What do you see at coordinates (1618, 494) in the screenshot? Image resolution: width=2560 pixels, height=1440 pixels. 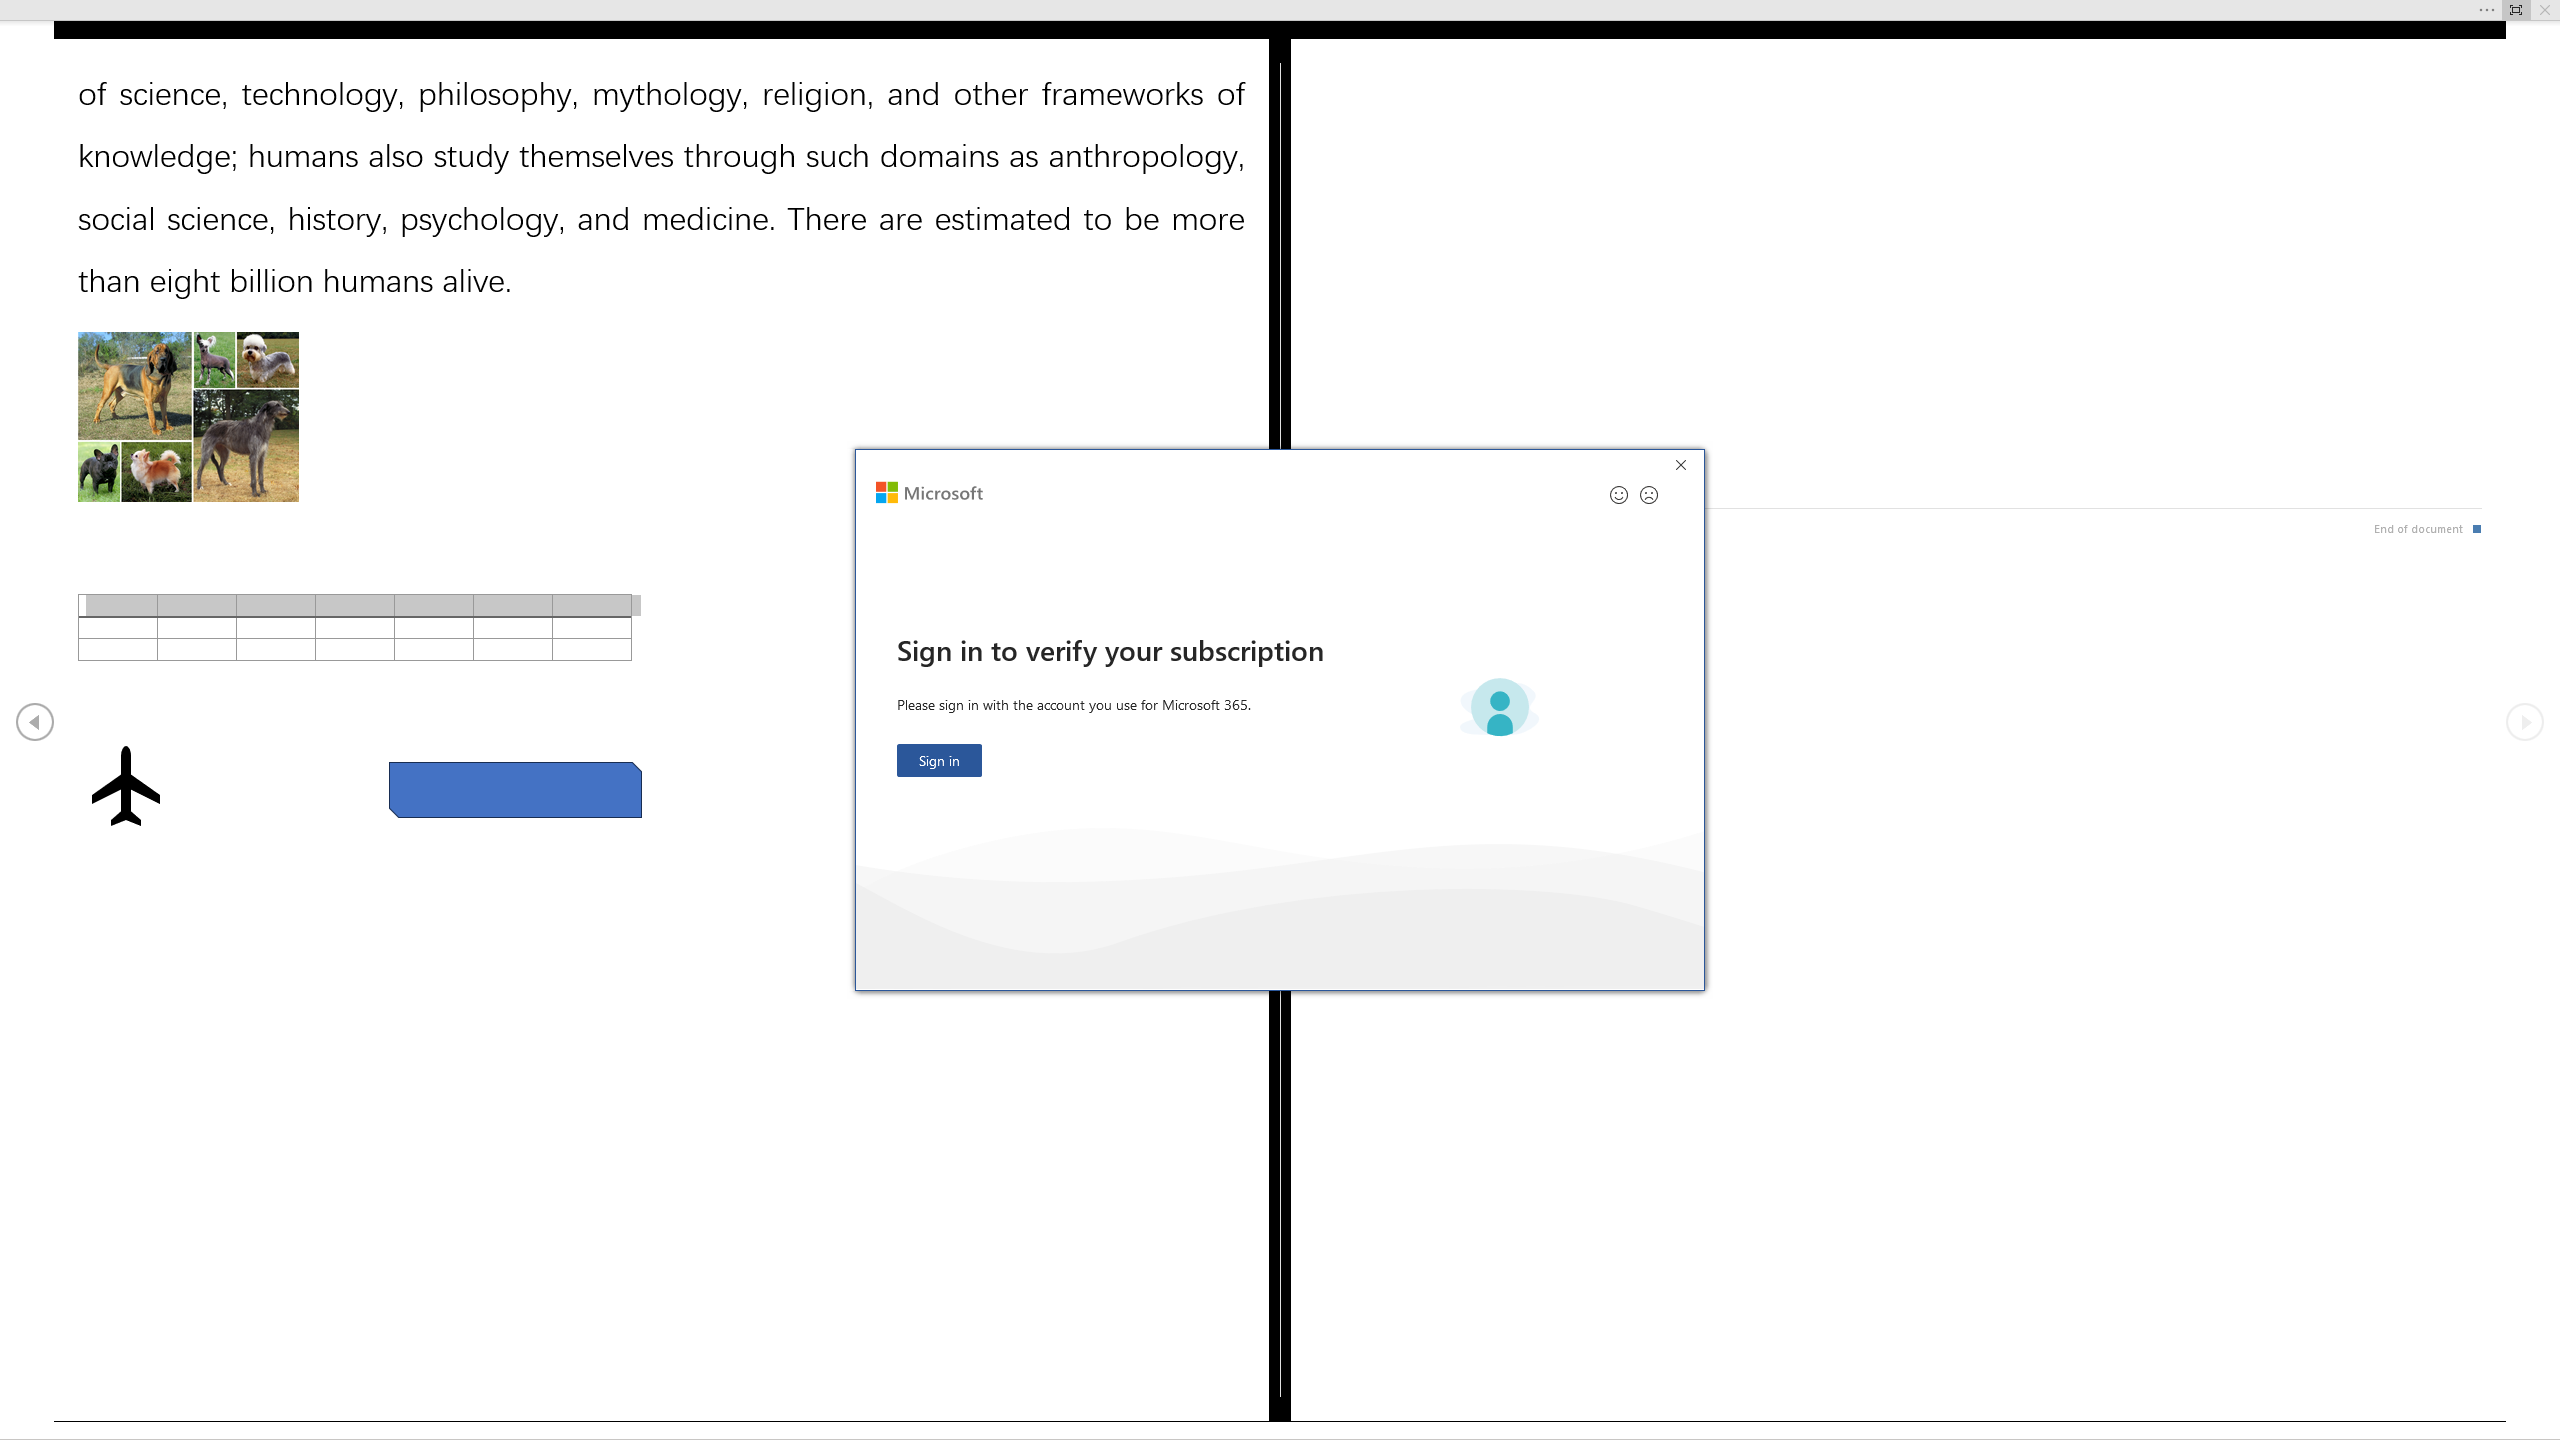 I see `'Send a smile for feedback'` at bounding box center [1618, 494].